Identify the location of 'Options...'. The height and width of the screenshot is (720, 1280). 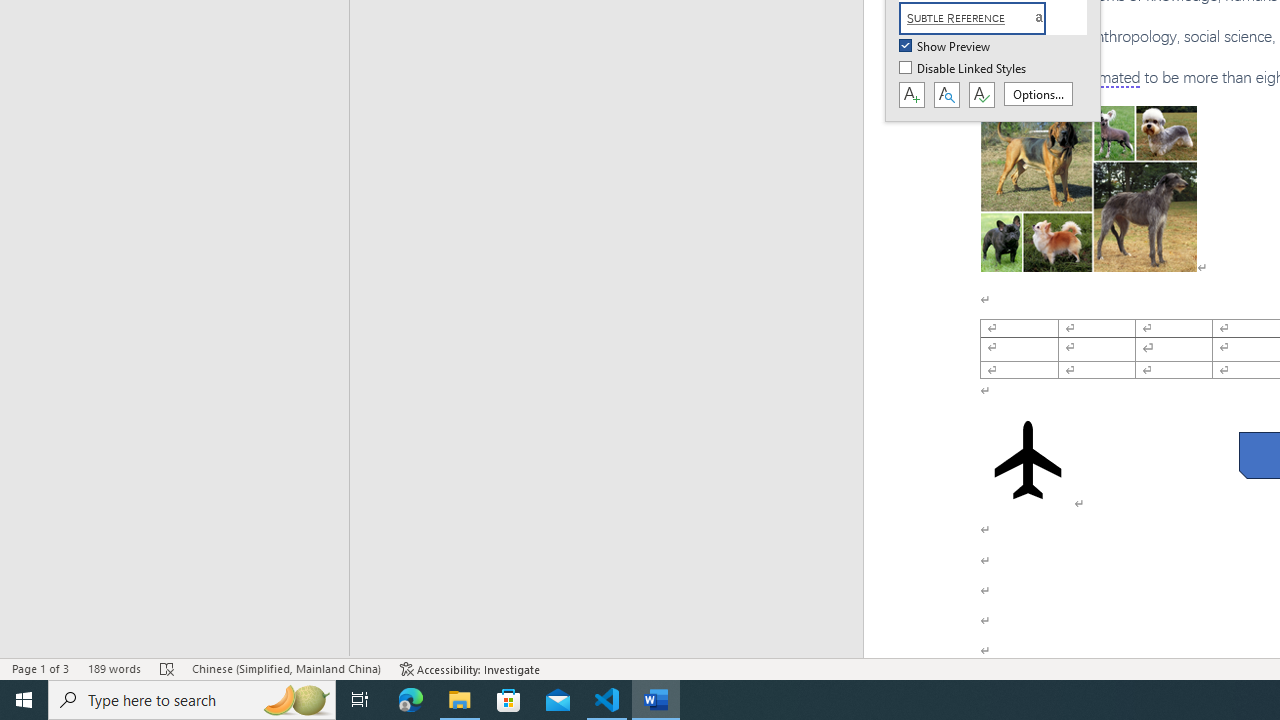
(1038, 93).